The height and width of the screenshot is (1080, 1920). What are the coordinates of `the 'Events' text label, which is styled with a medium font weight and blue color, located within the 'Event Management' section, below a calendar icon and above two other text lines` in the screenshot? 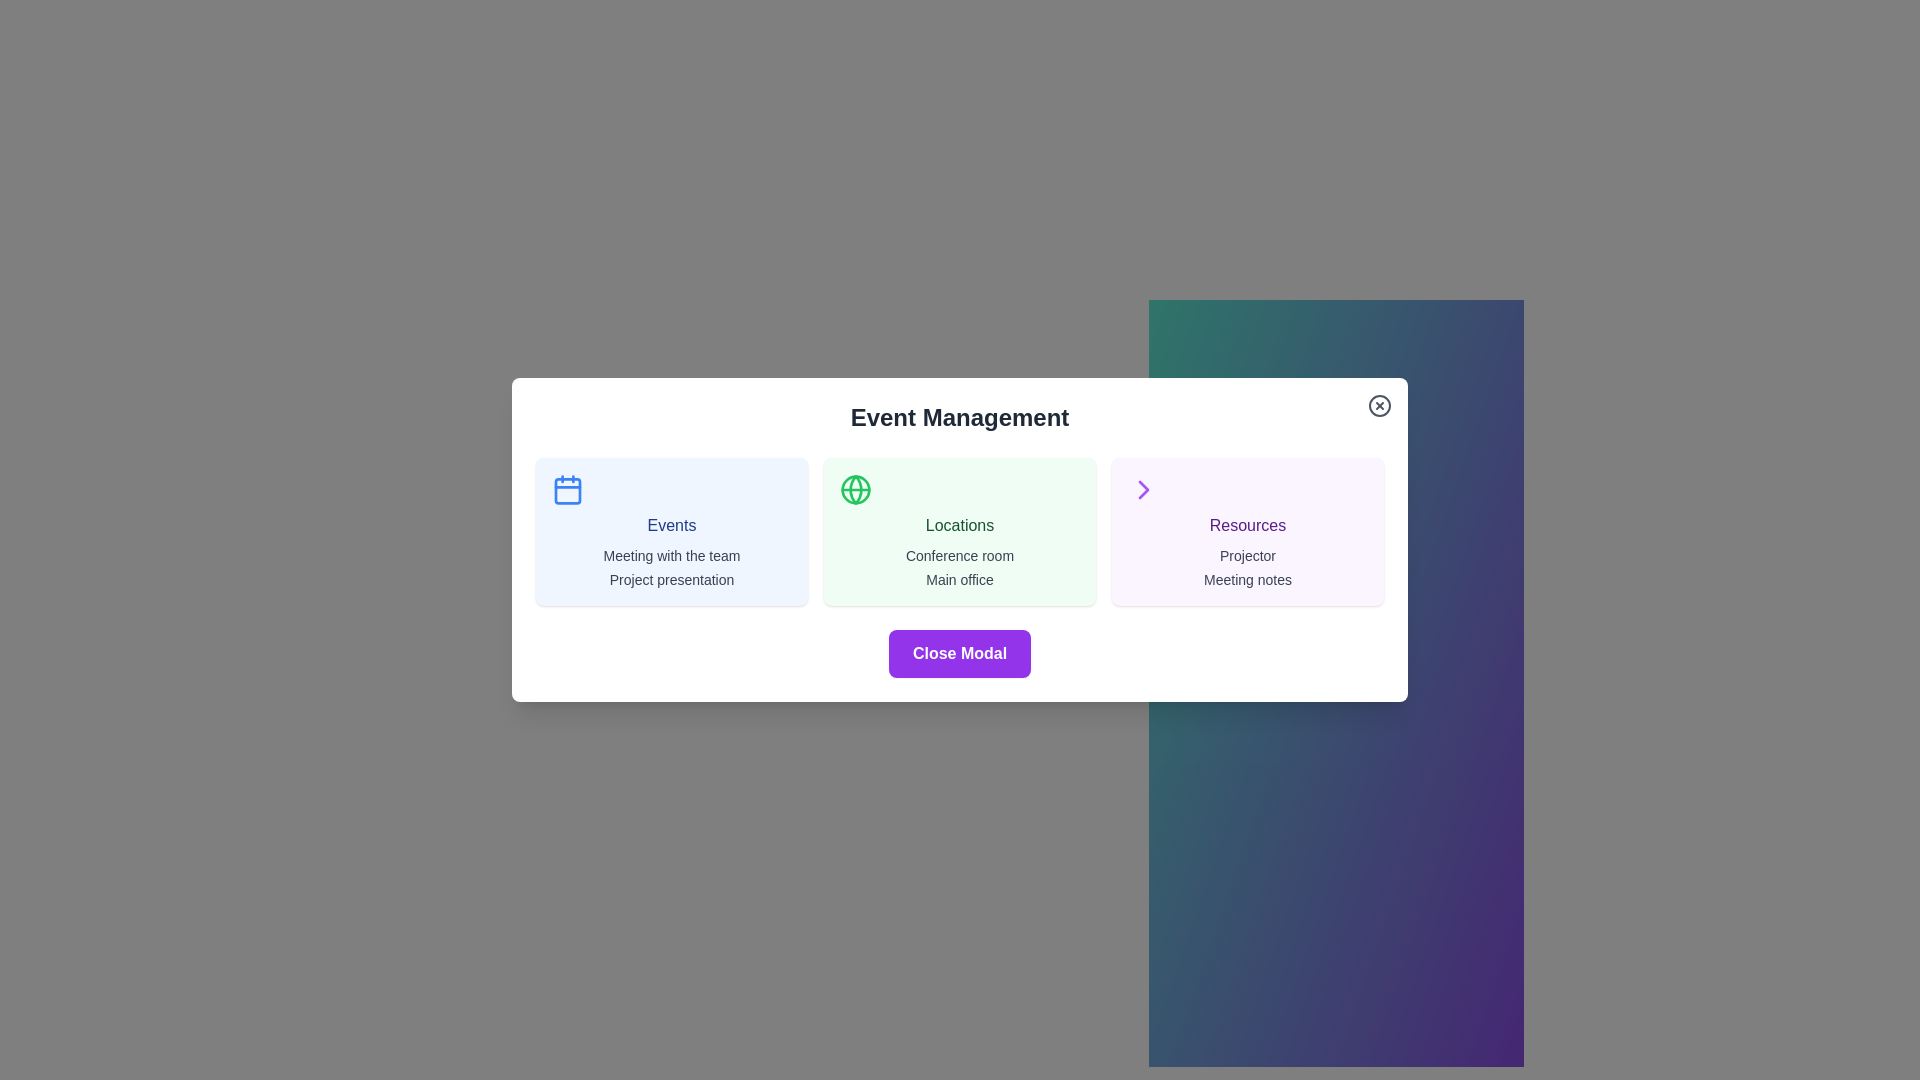 It's located at (672, 524).